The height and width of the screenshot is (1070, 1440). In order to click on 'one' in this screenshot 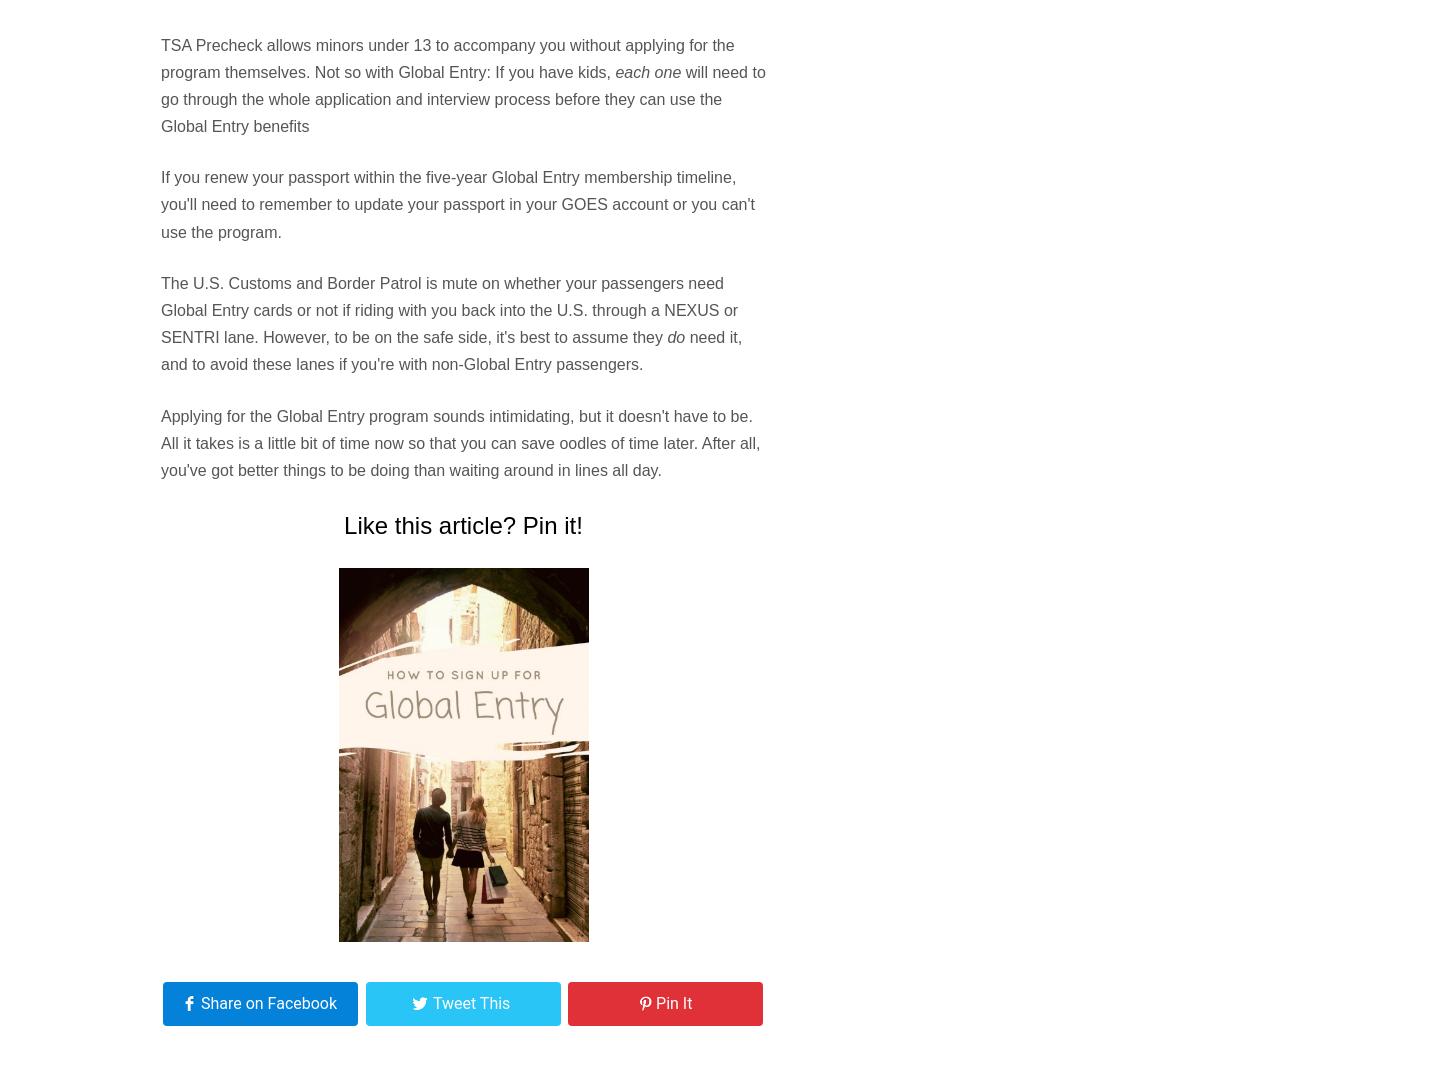, I will do `click(667, 70)`.